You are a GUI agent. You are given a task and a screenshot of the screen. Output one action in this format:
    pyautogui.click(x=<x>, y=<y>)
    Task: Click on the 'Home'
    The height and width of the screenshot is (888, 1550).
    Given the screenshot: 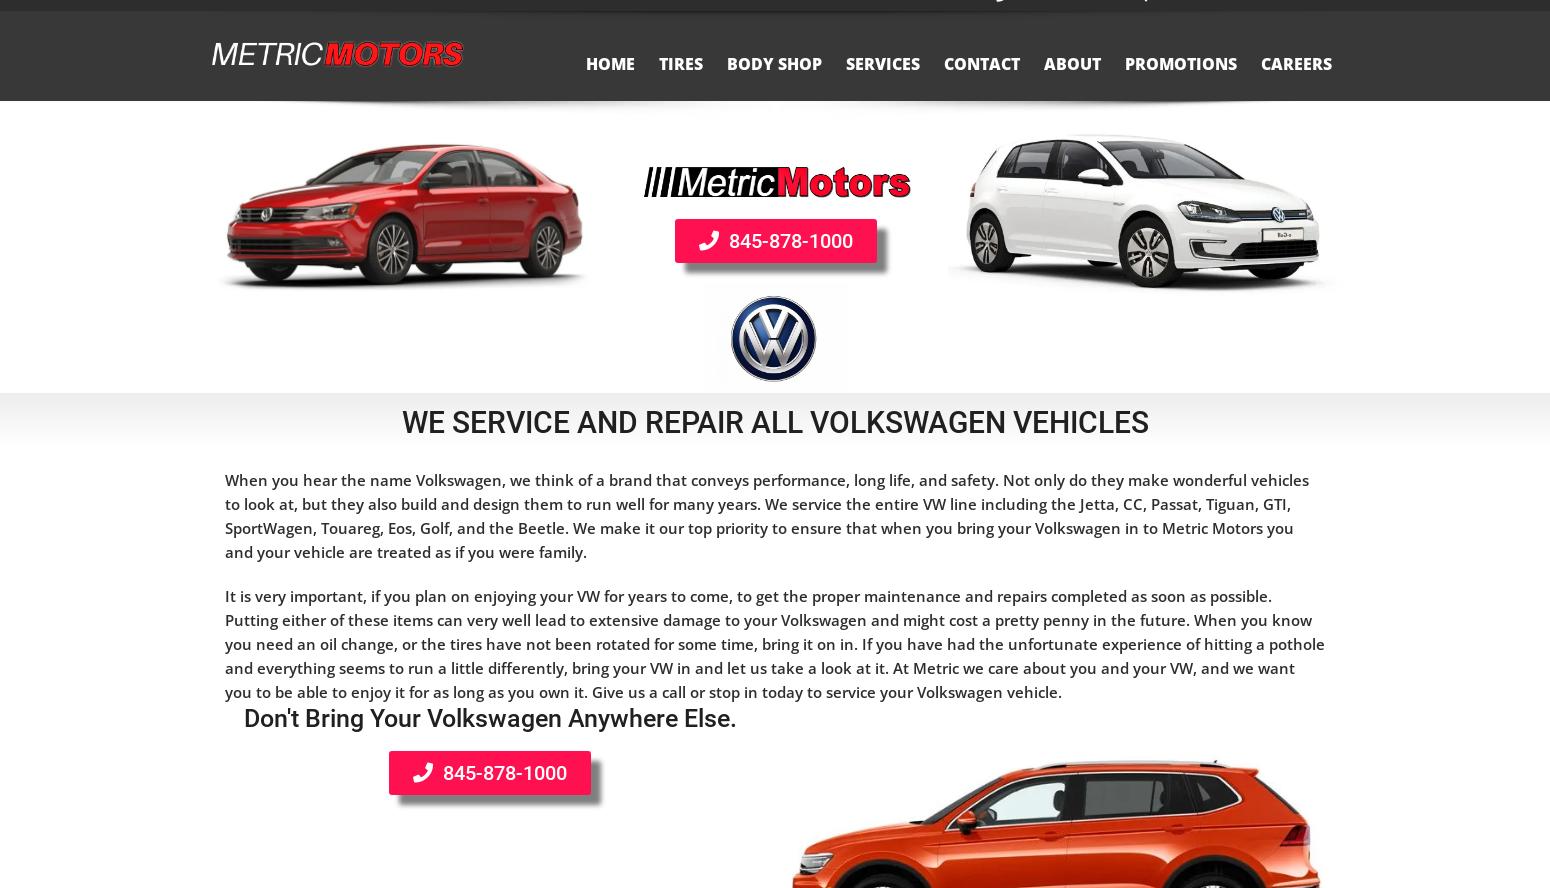 What is the action you would take?
    pyautogui.click(x=610, y=83)
    